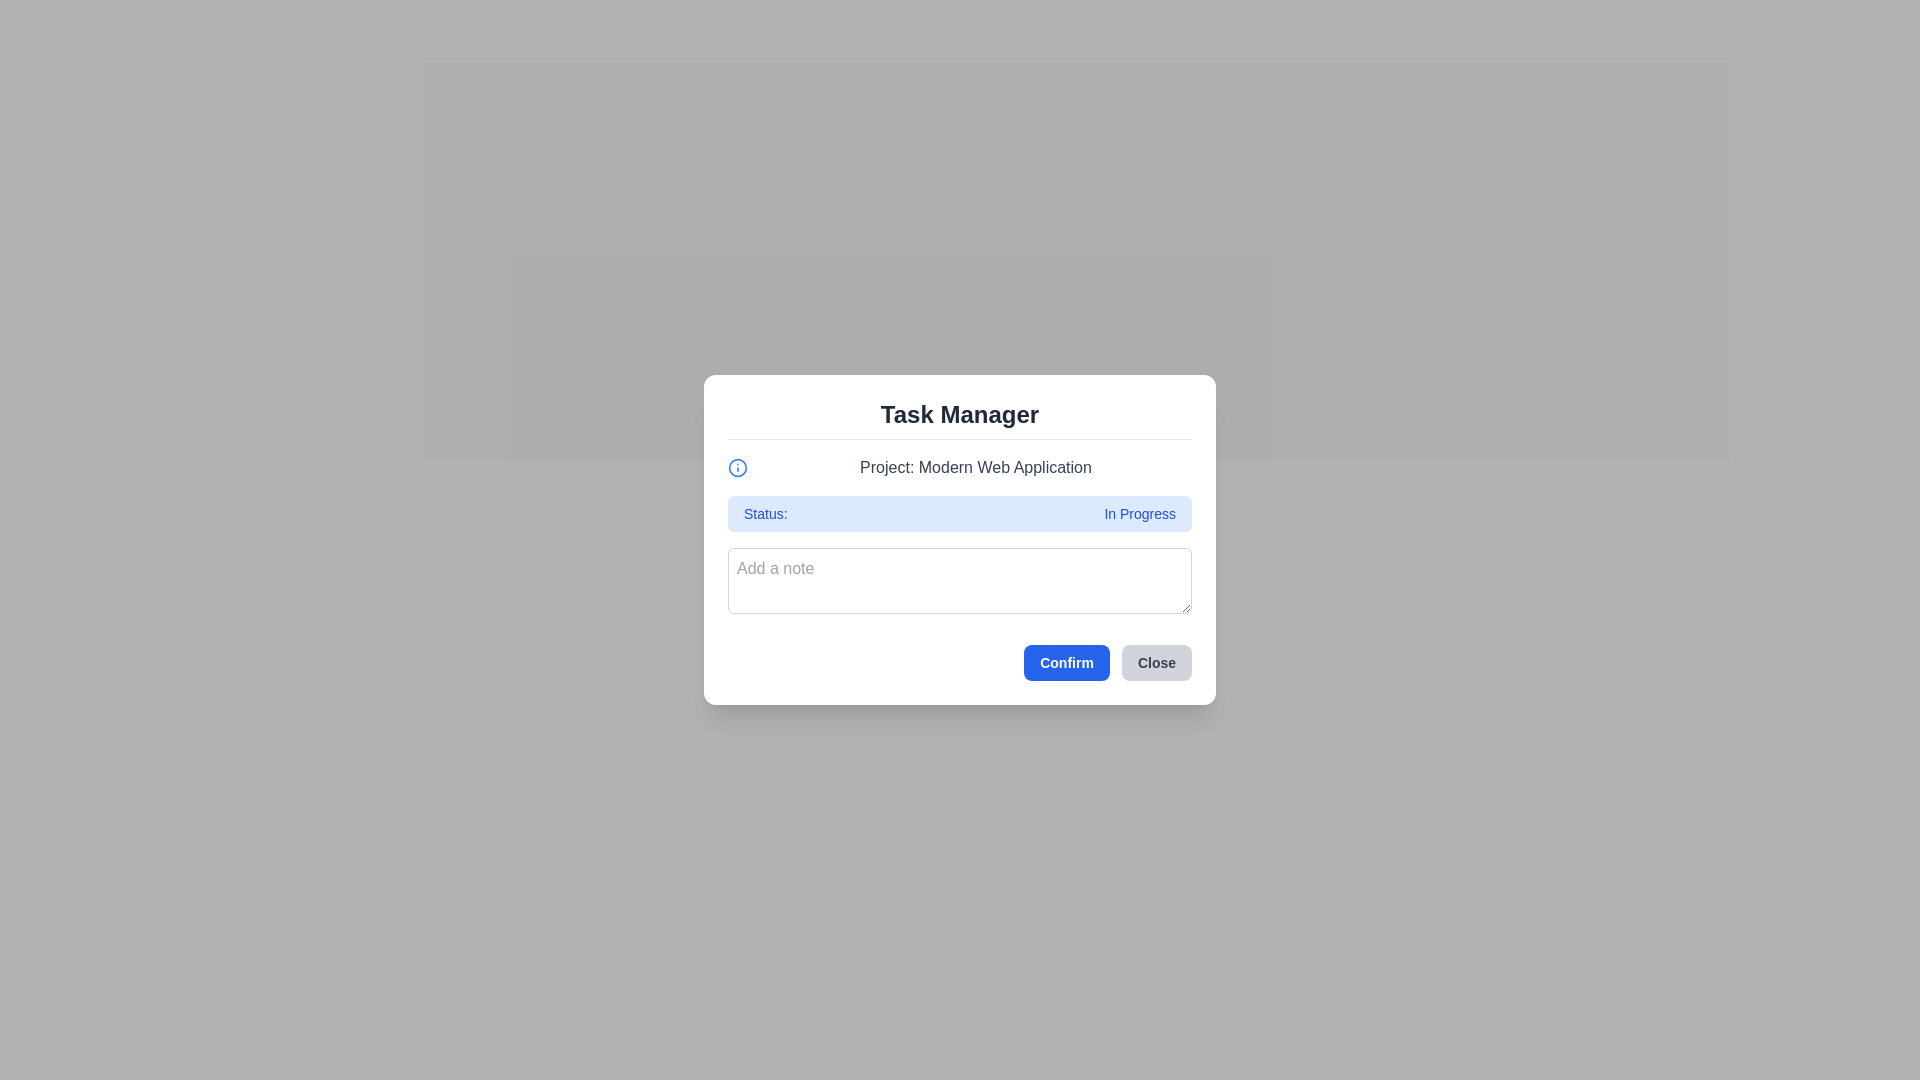 The image size is (1920, 1080). What do you see at coordinates (960, 418) in the screenshot?
I see `text of the heading element displaying 'Task Manager', which is styled in bold gray and serves as the title for the section` at bounding box center [960, 418].